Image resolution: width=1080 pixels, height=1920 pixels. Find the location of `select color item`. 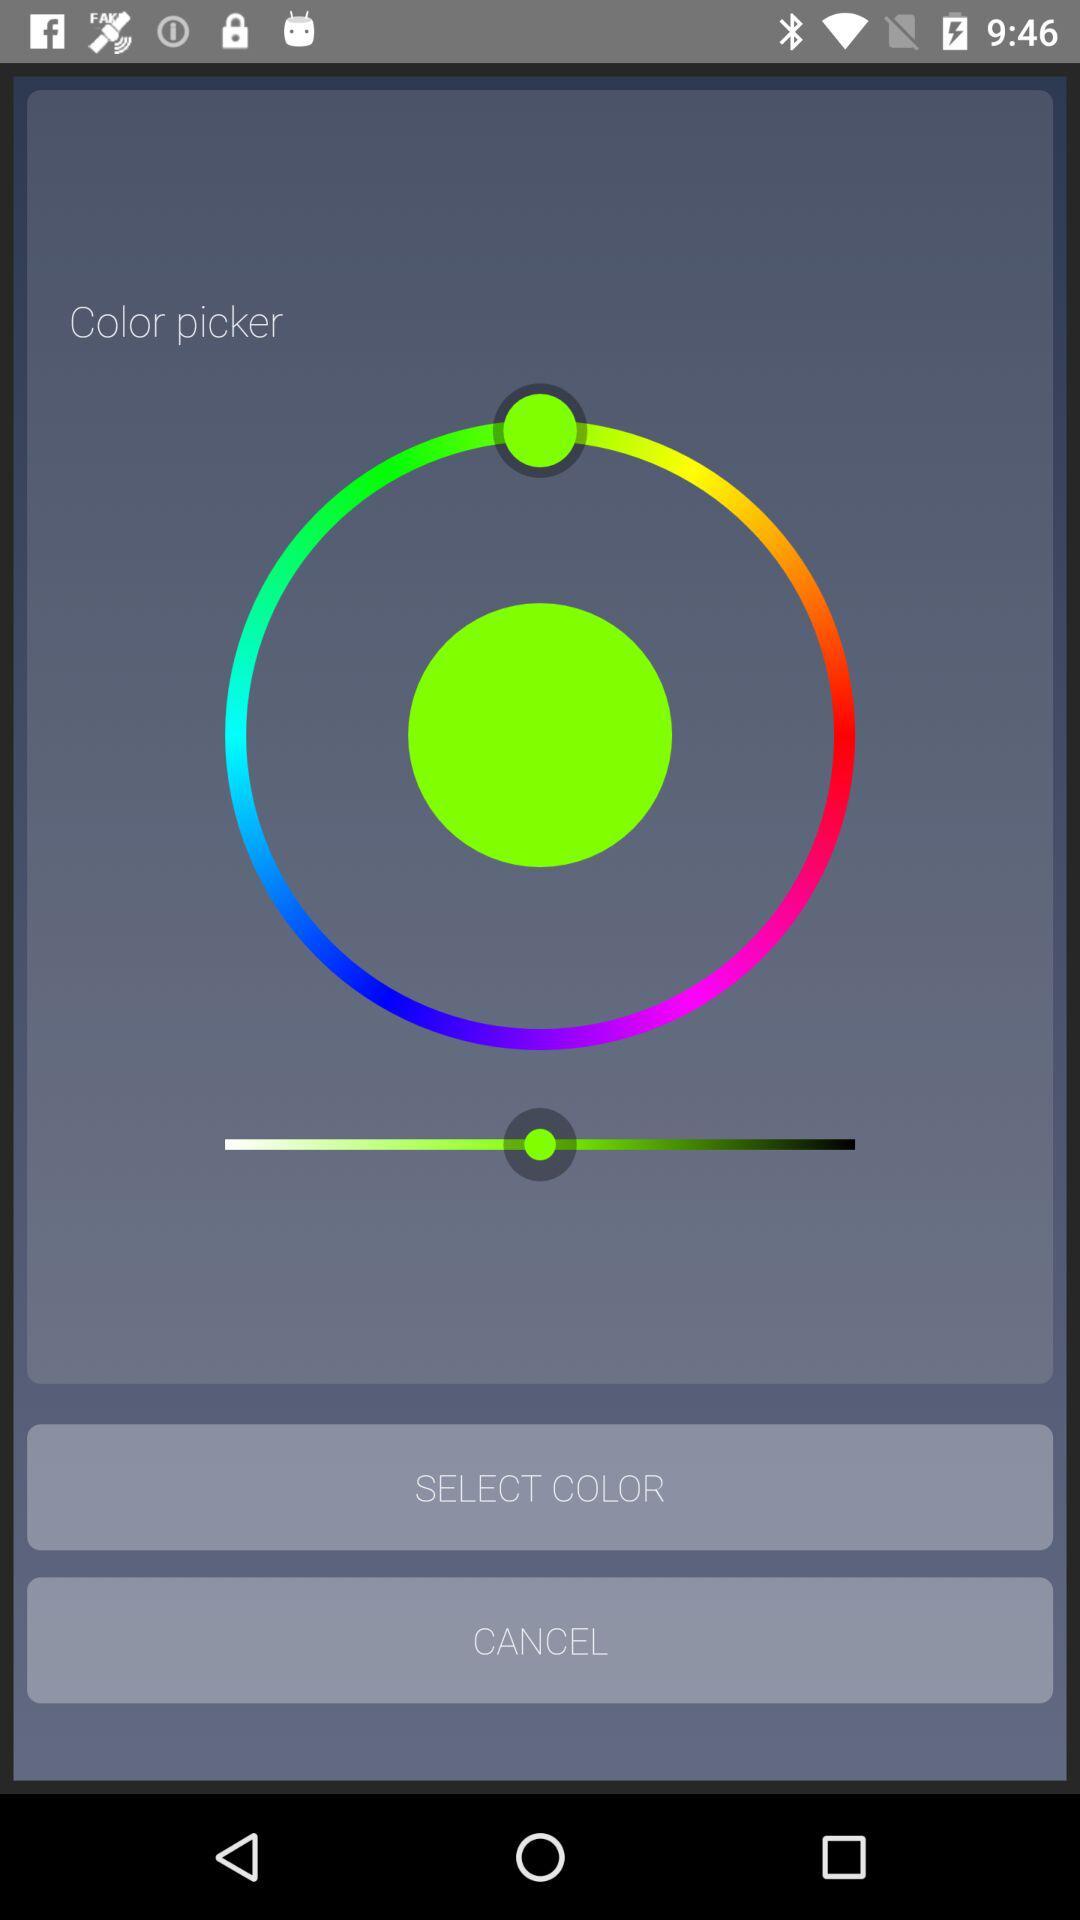

select color item is located at coordinates (540, 1487).